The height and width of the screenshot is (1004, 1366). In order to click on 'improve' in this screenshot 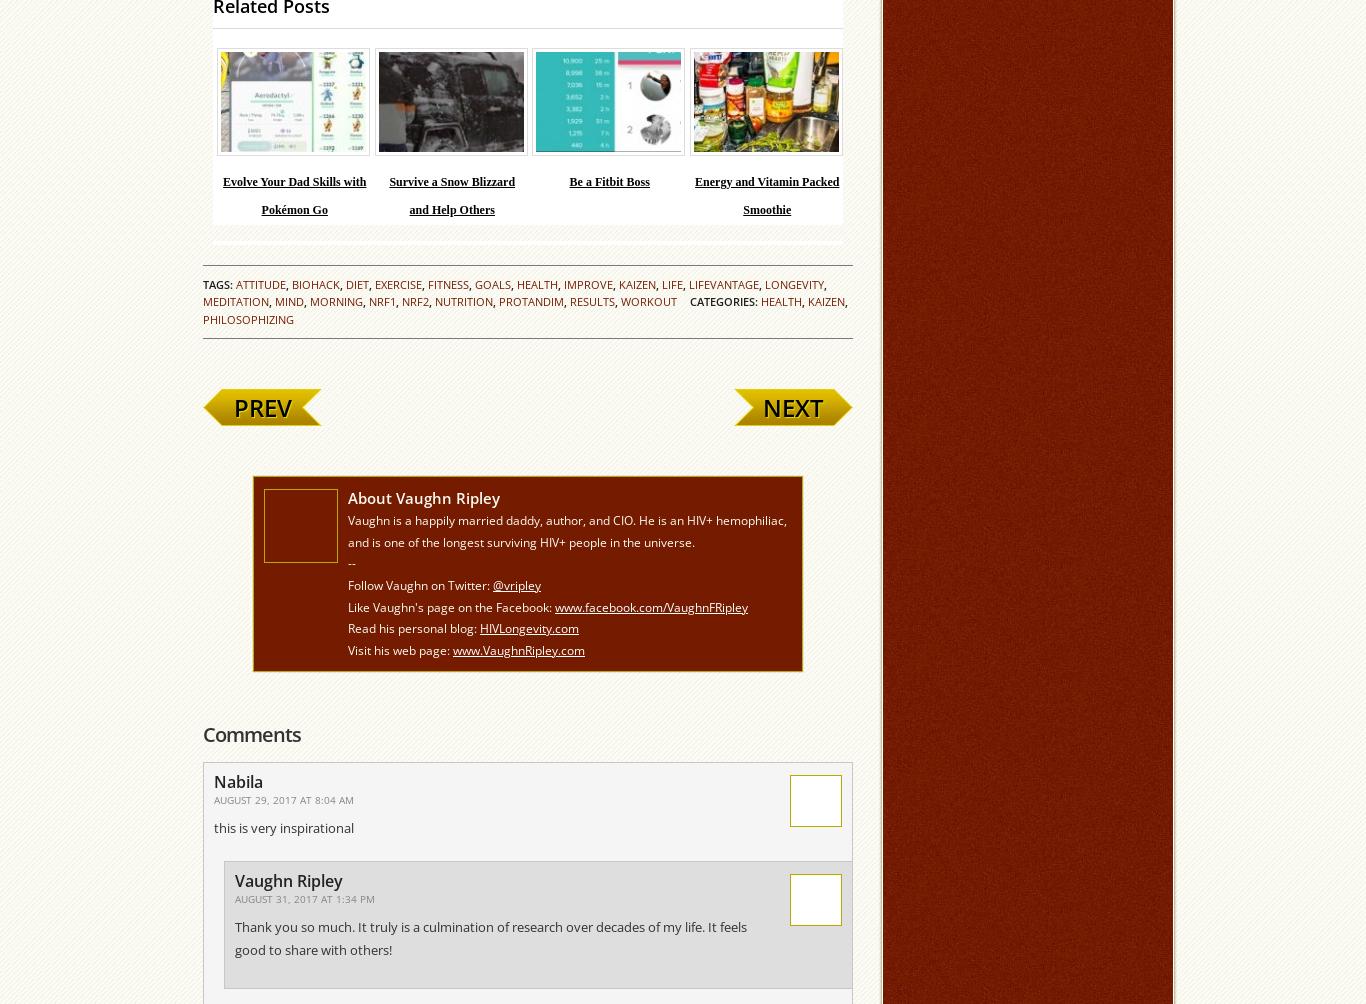, I will do `click(587, 284)`.